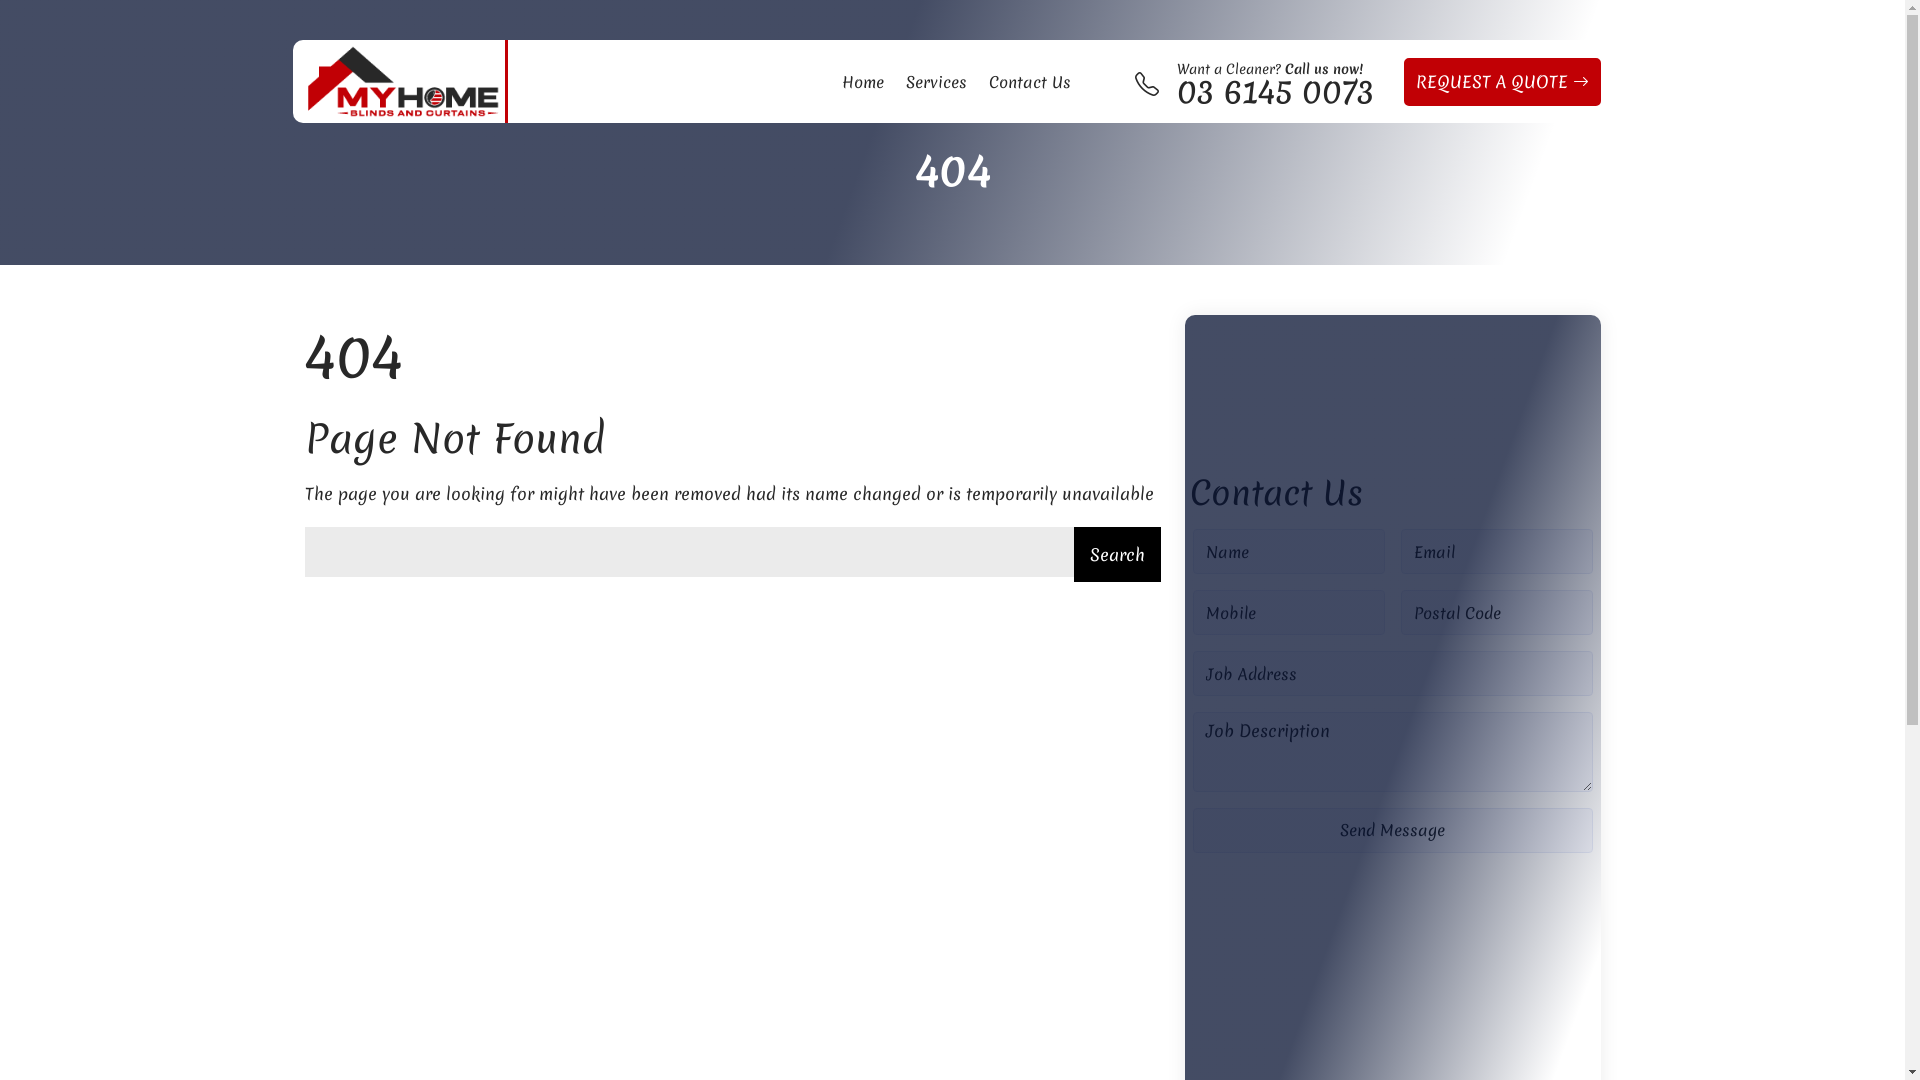 The width and height of the screenshot is (1920, 1080). I want to click on 'Send Message', so click(1191, 830).